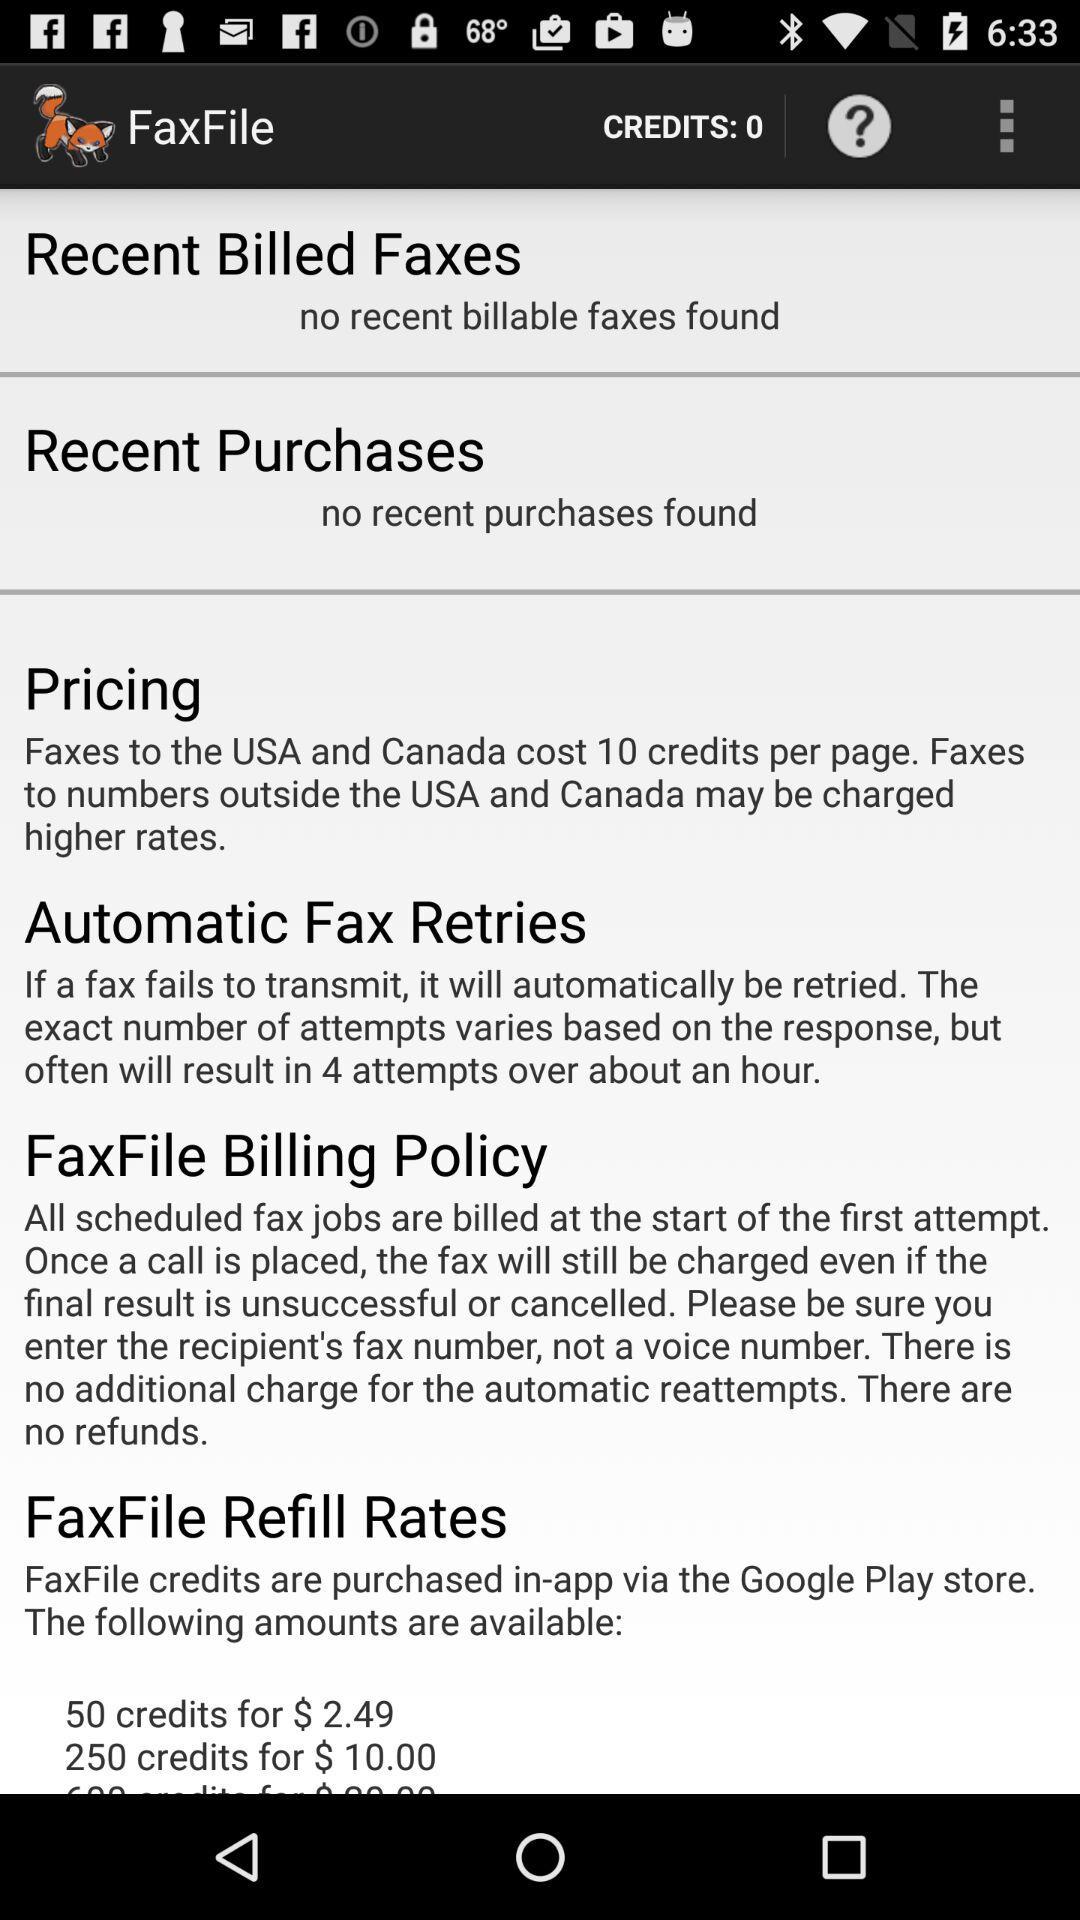 The height and width of the screenshot is (1920, 1080). I want to click on icon to the right of credits: 0 item, so click(858, 124).